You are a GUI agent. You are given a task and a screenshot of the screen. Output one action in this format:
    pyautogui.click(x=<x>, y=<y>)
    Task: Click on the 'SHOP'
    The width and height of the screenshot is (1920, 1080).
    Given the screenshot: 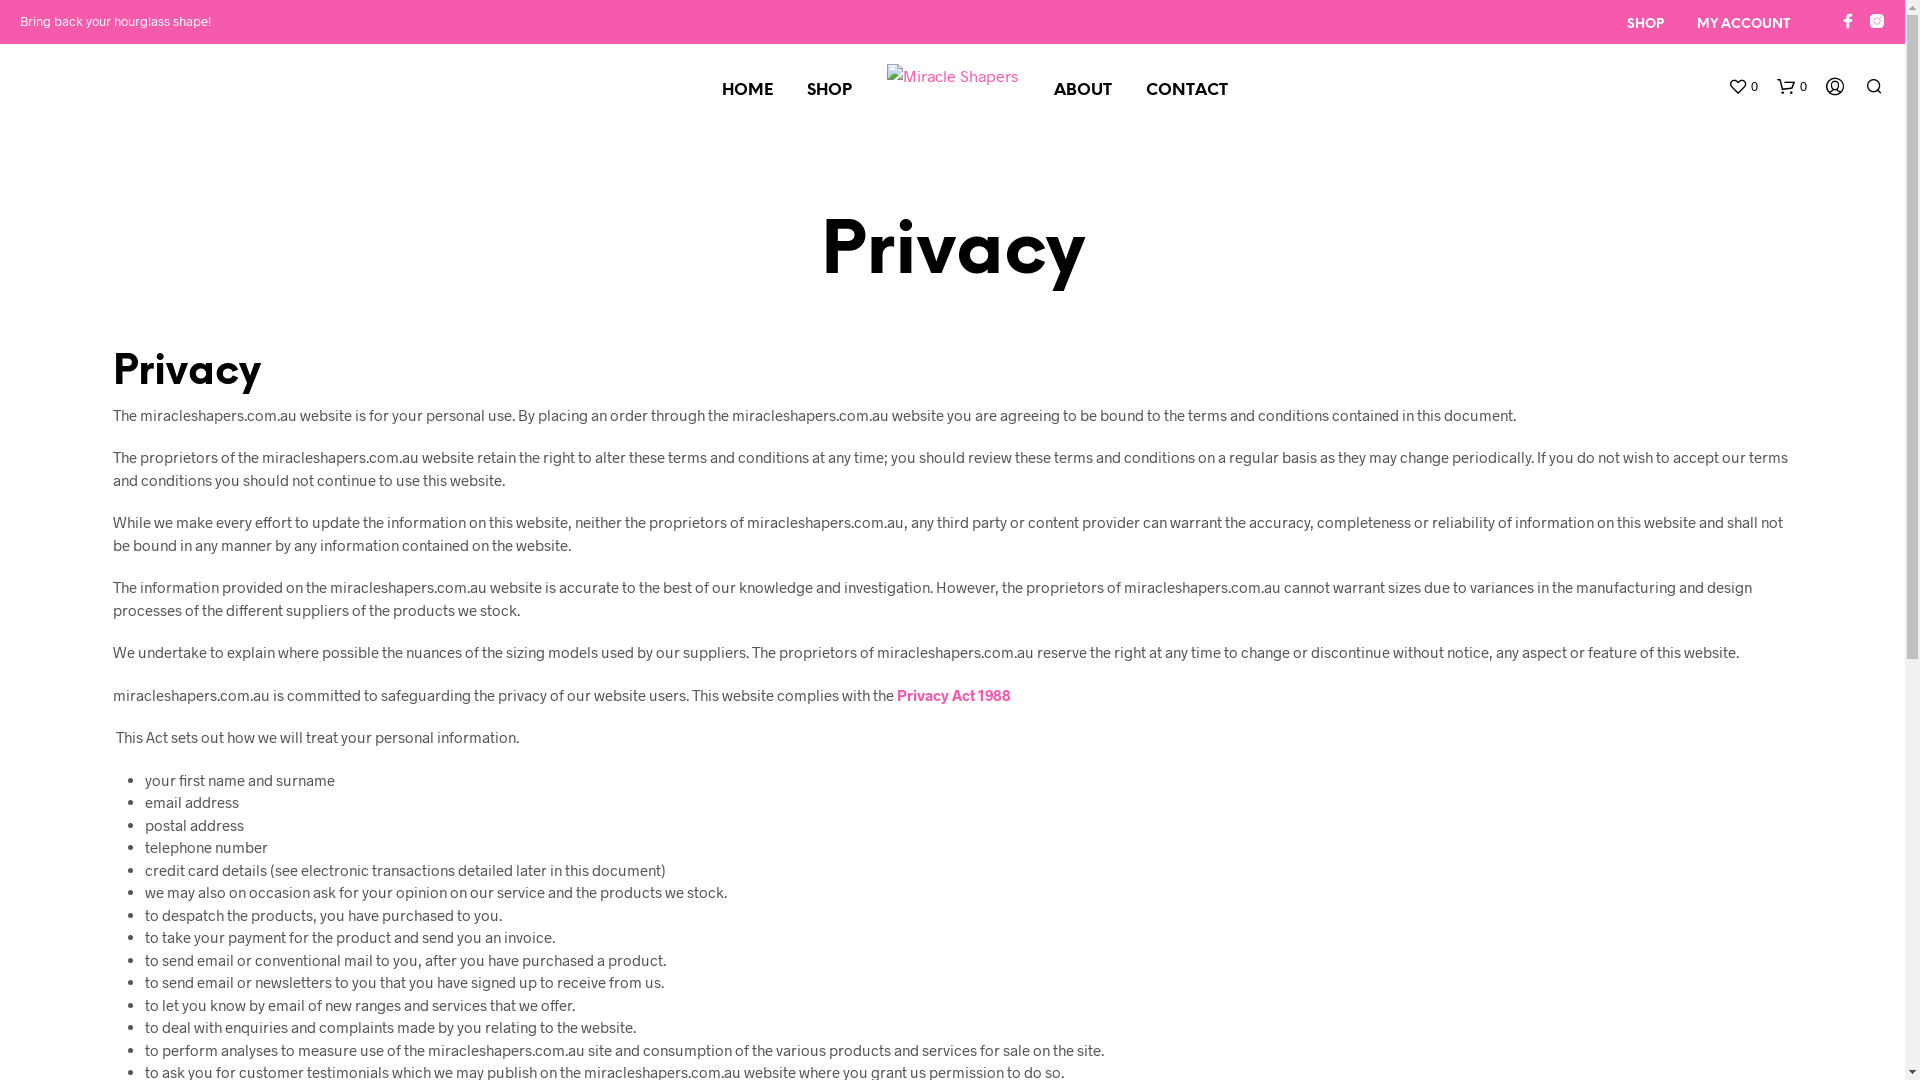 What is the action you would take?
    pyautogui.click(x=1645, y=24)
    